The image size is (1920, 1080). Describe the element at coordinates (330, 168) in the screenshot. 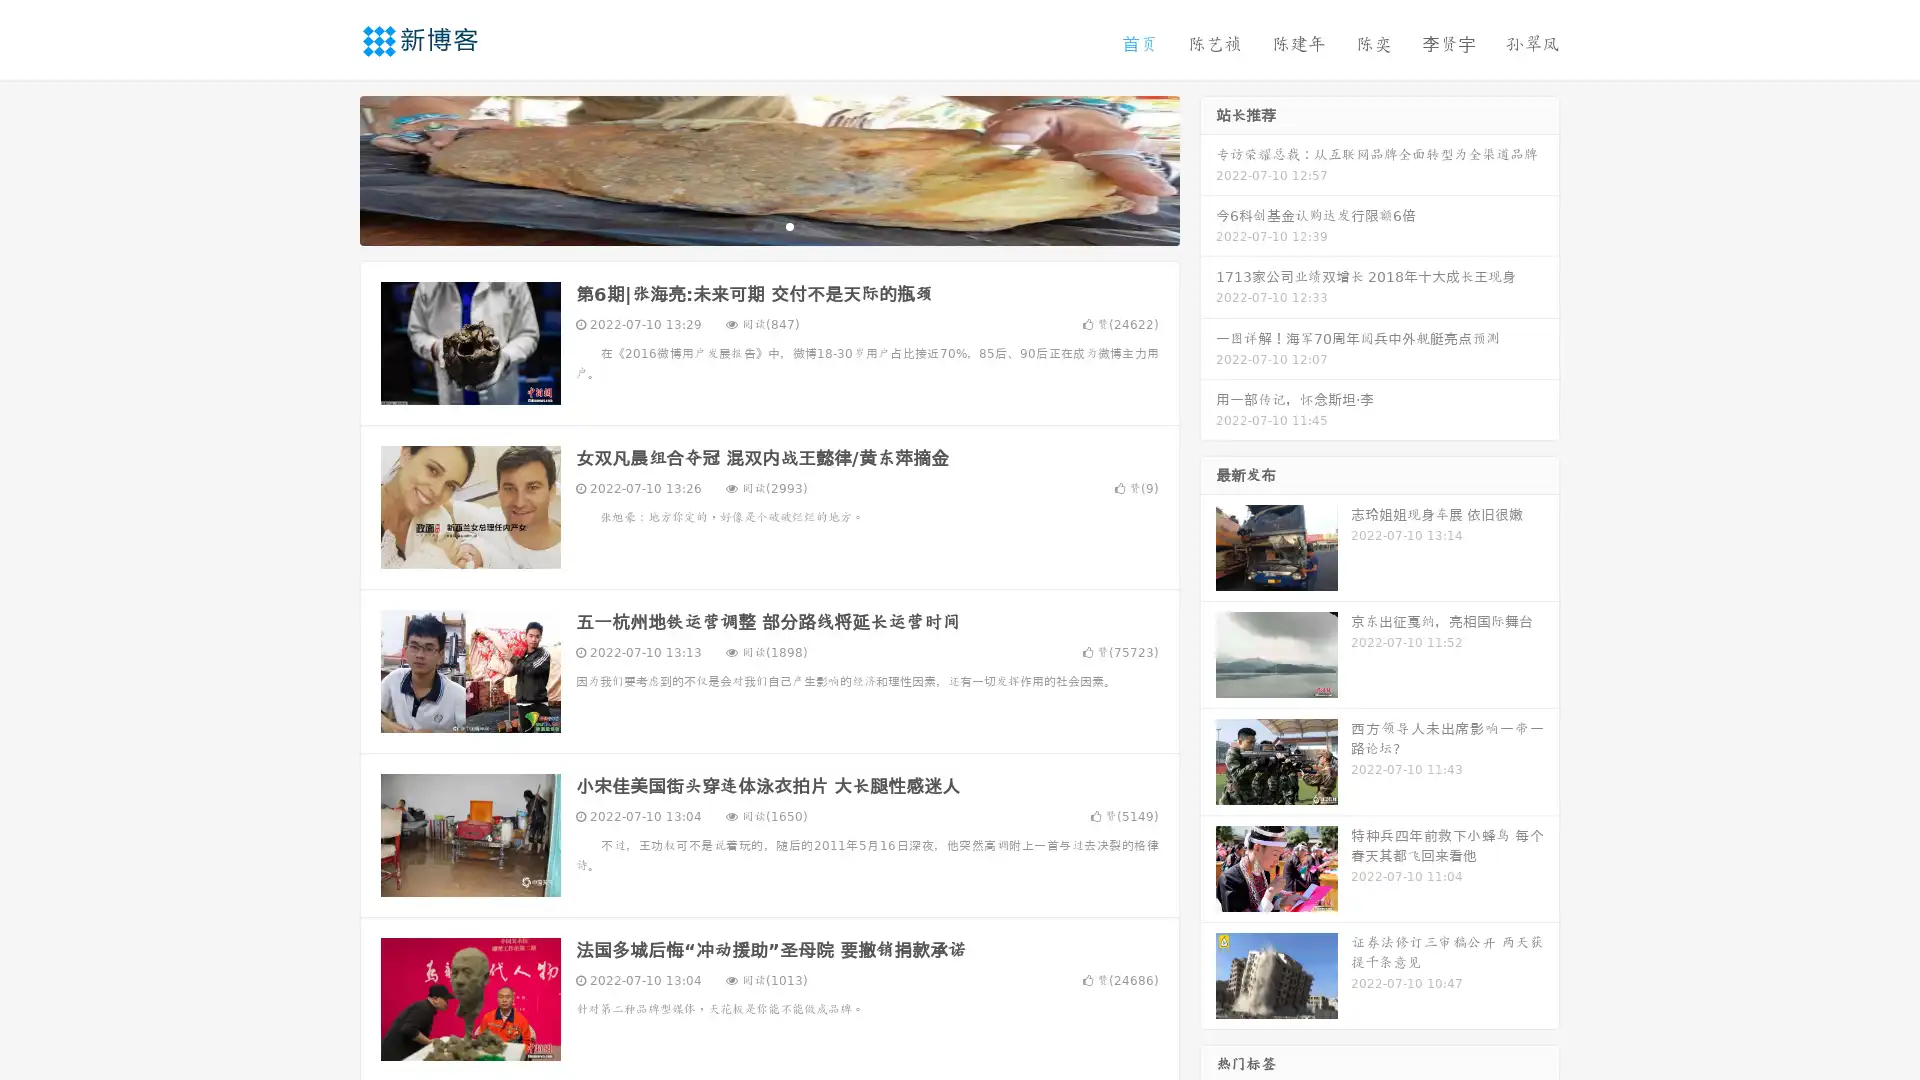

I see `Previous slide` at that location.